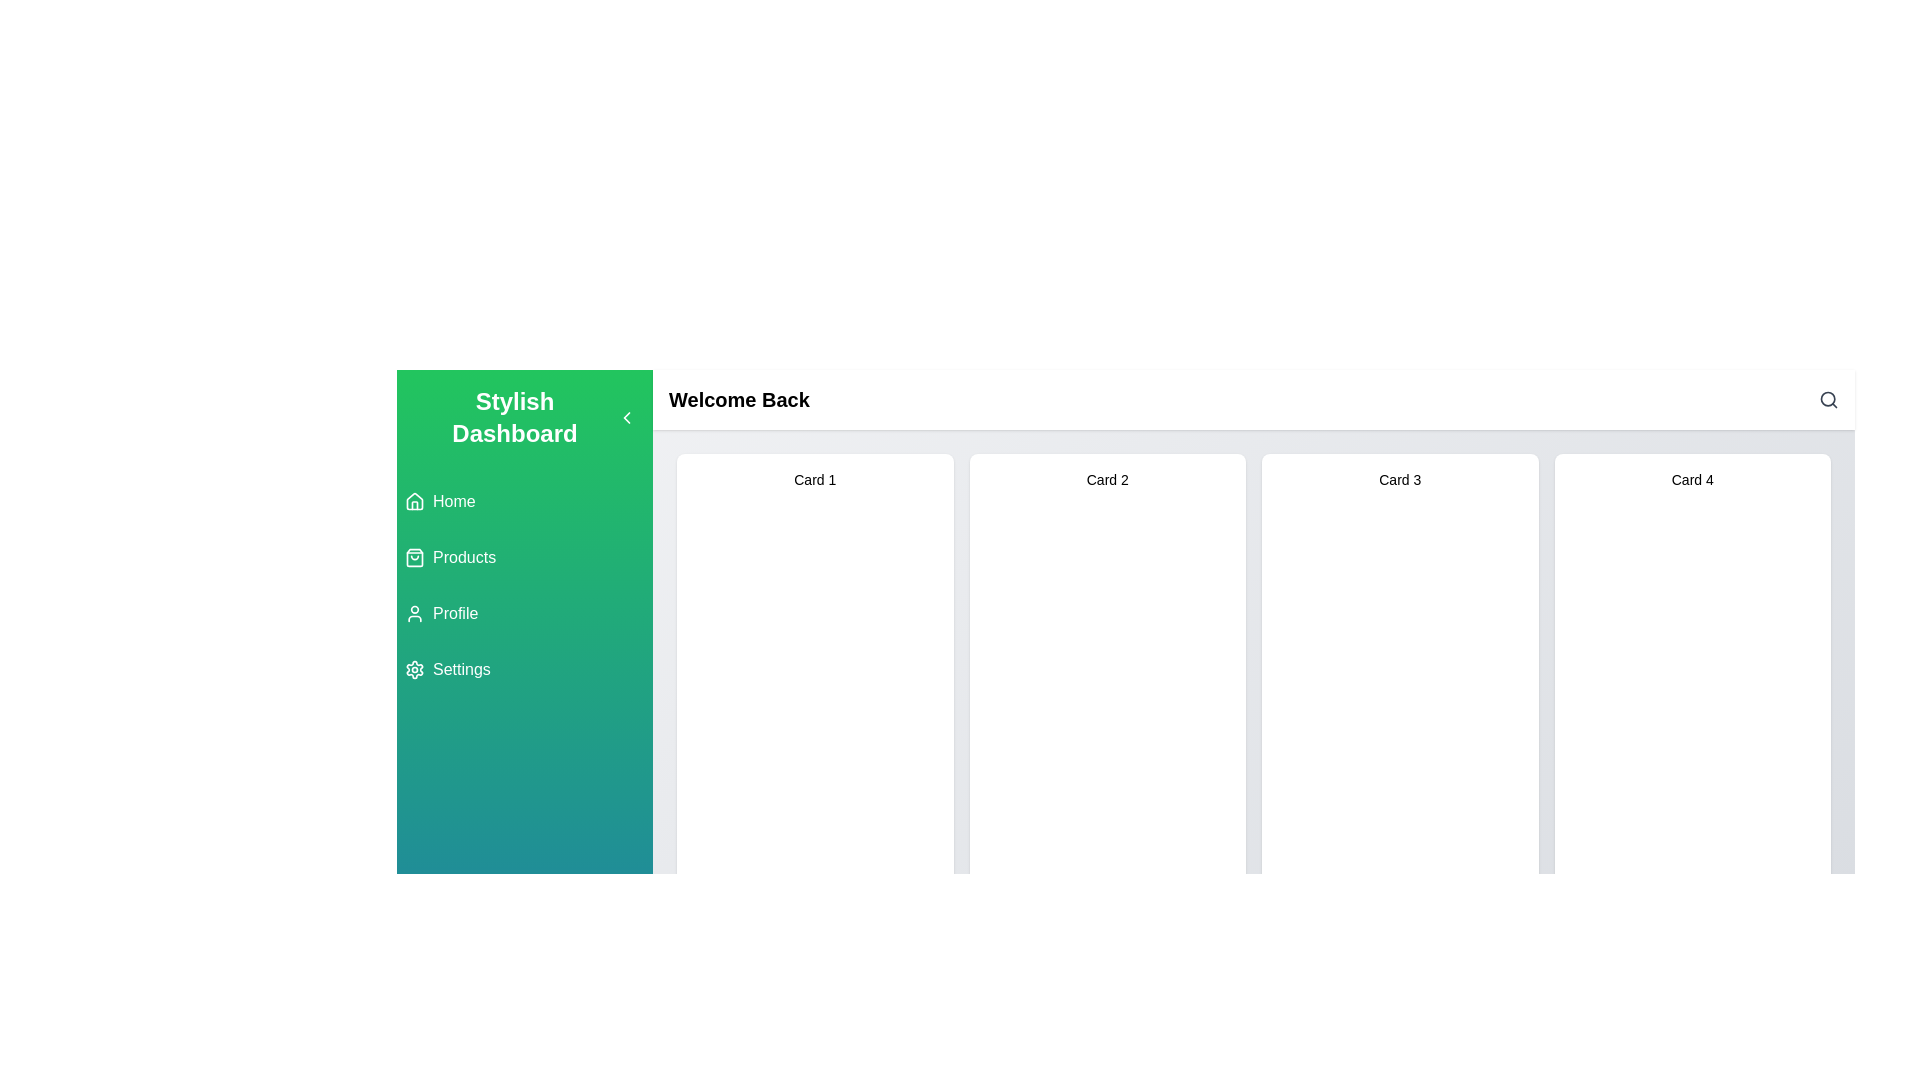 This screenshot has height=1080, width=1920. Describe the element at coordinates (1828, 400) in the screenshot. I see `the search icon, represented by a magnifying glass, located in the top-right corner of the header area, to initiate a search` at that location.